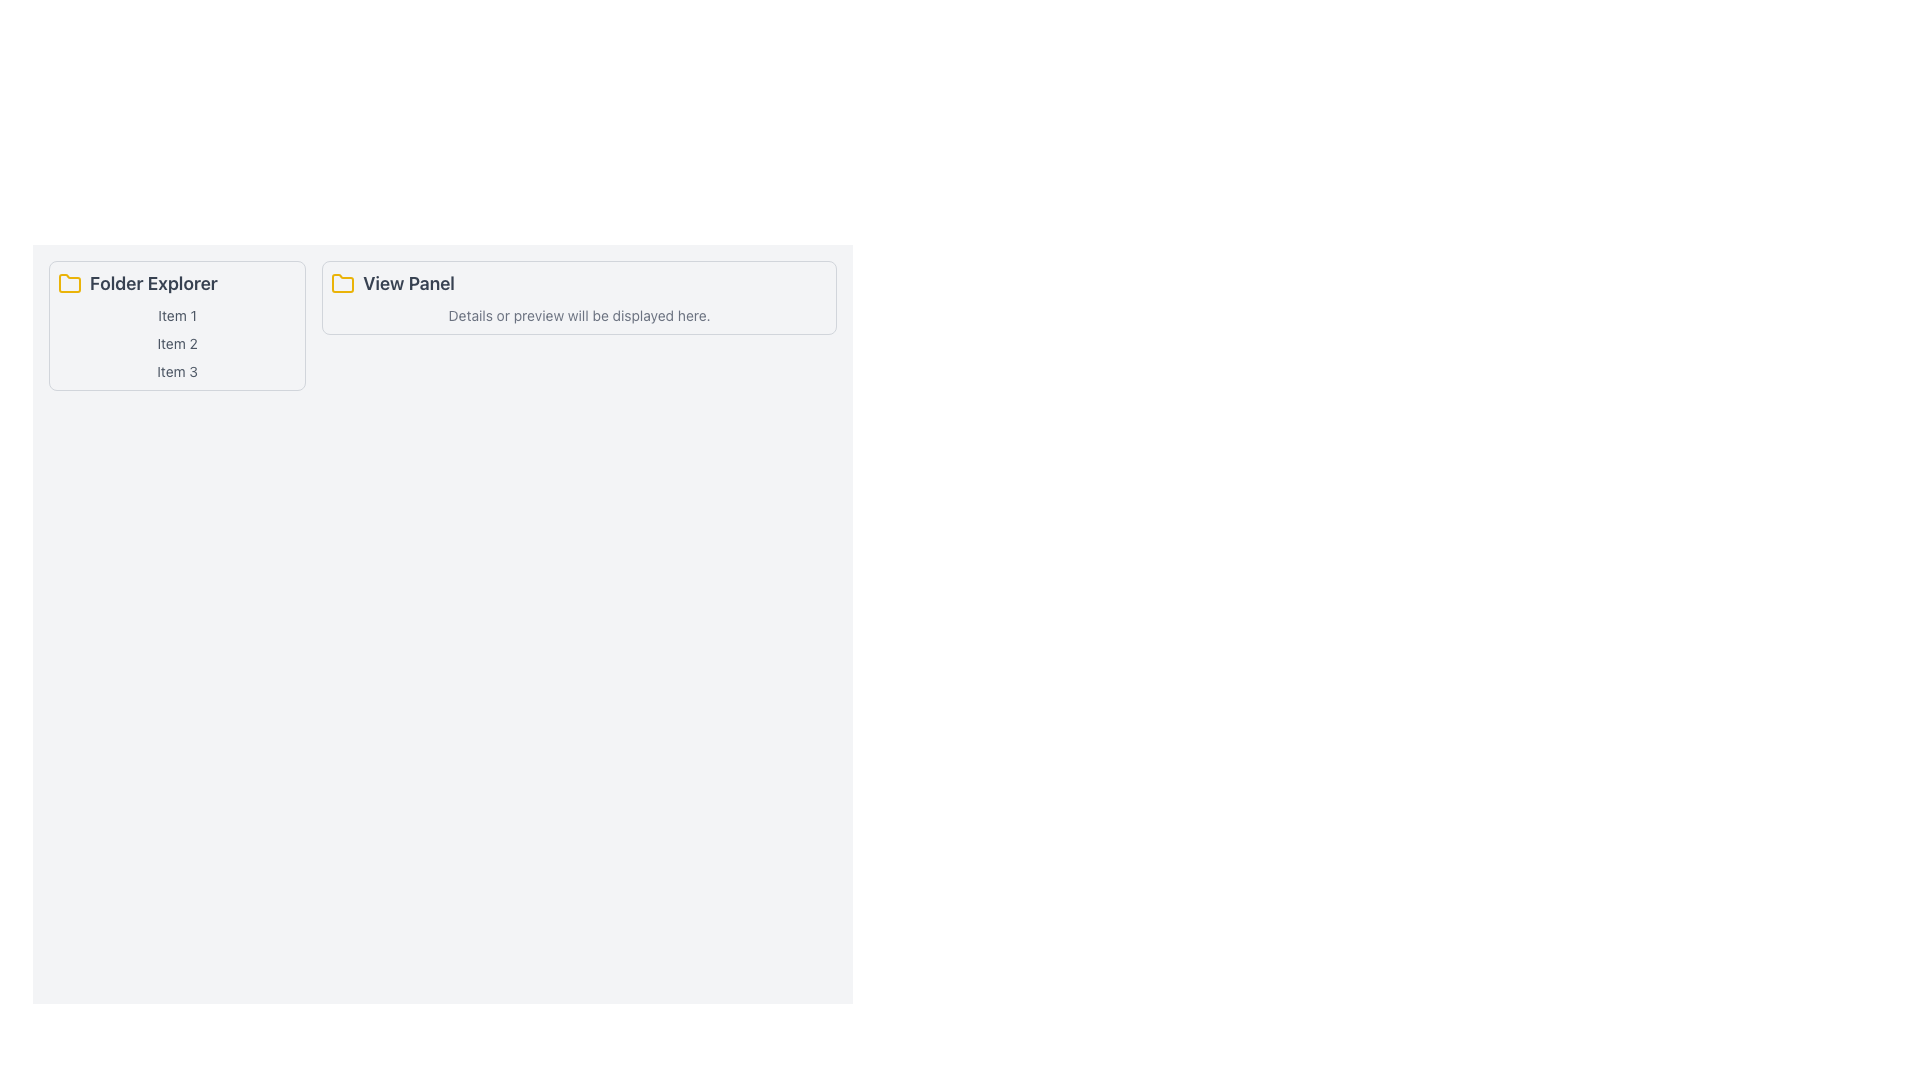 This screenshot has height=1080, width=1920. I want to click on the 'Folder Explorer' panel by clicking the folder icon located at the top-left corner of the panel, so click(70, 282).